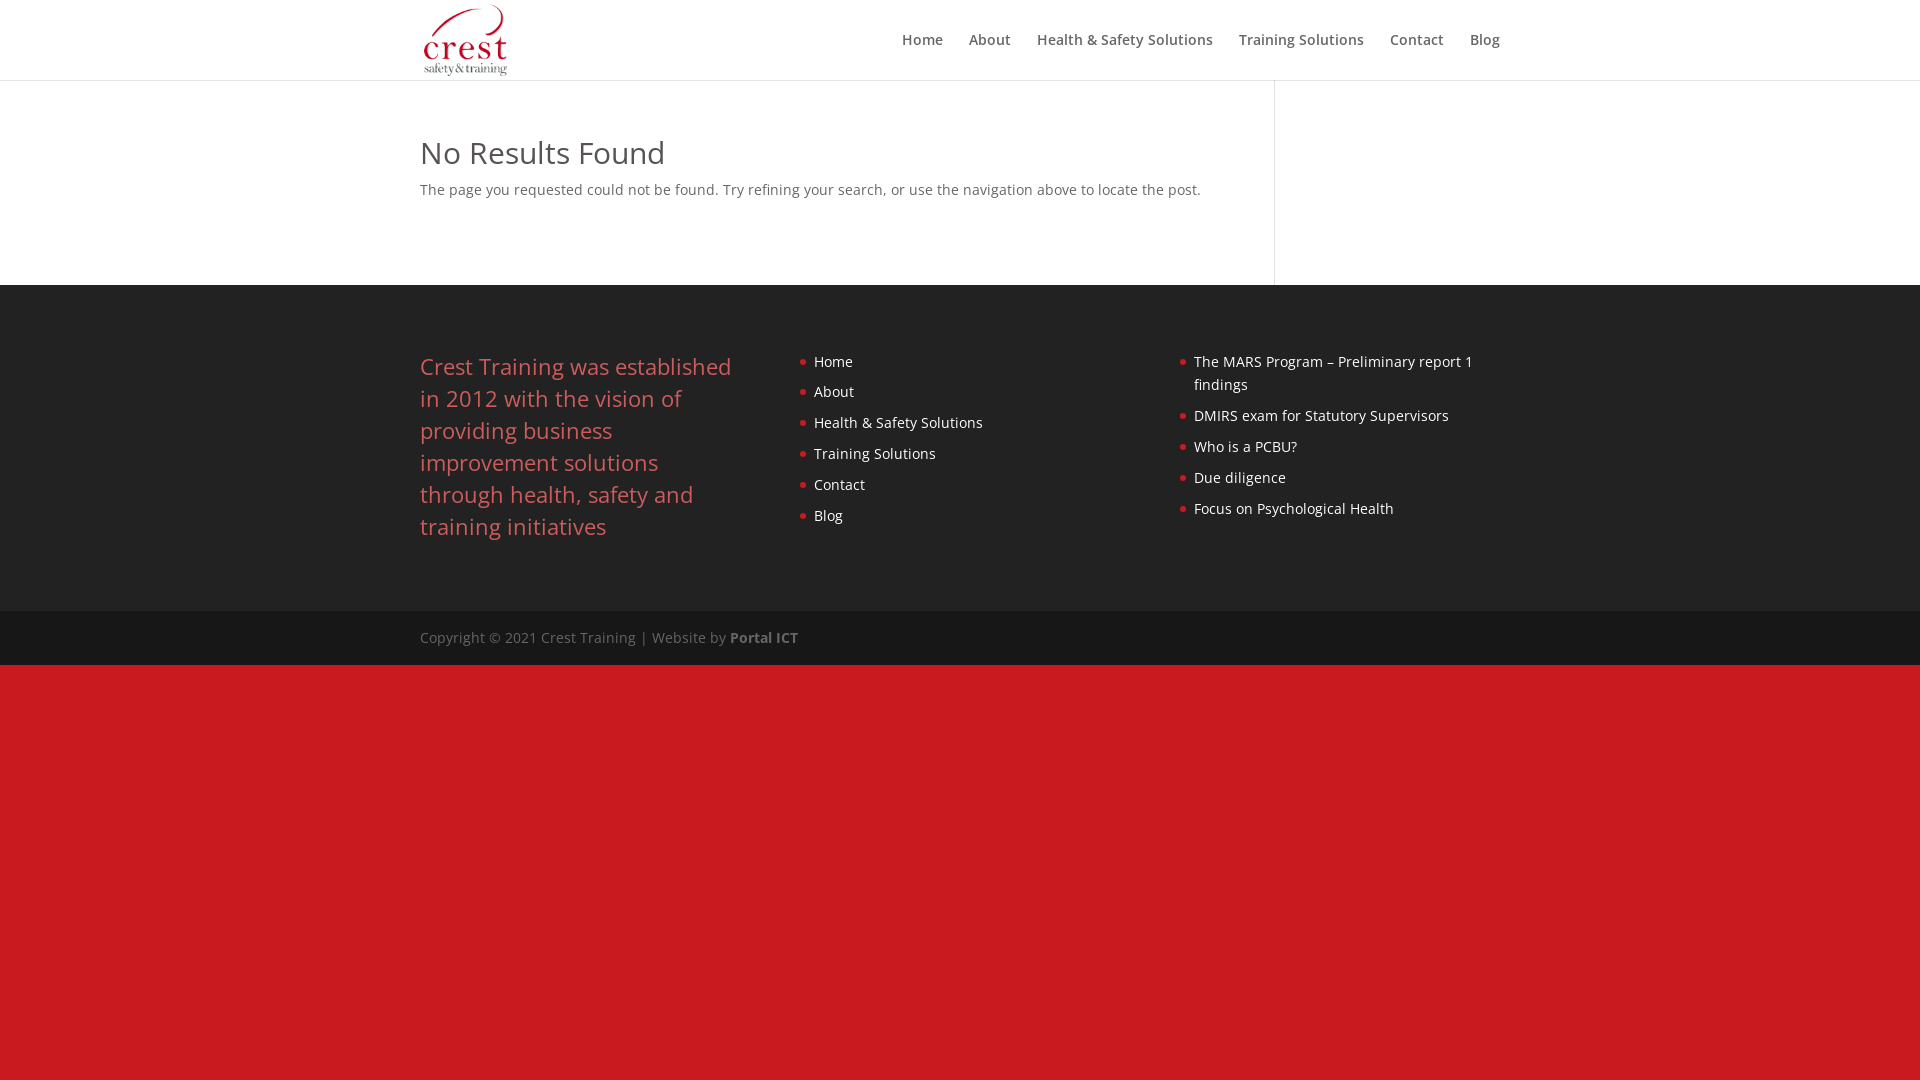 The width and height of the screenshot is (1920, 1080). Describe the element at coordinates (1301, 55) in the screenshot. I see `'Training Solutions'` at that location.